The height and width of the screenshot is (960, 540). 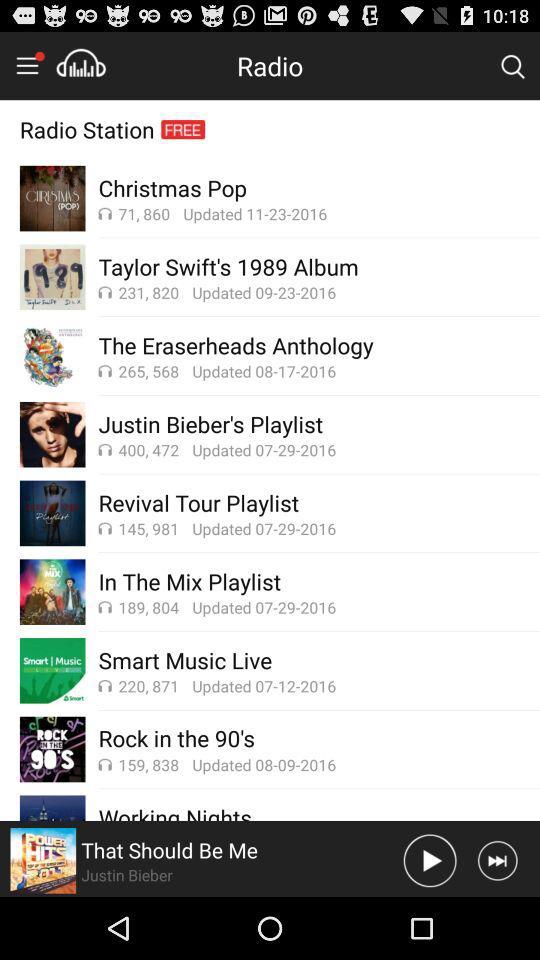 What do you see at coordinates (429, 859) in the screenshot?
I see `the item next to the that should be icon` at bounding box center [429, 859].